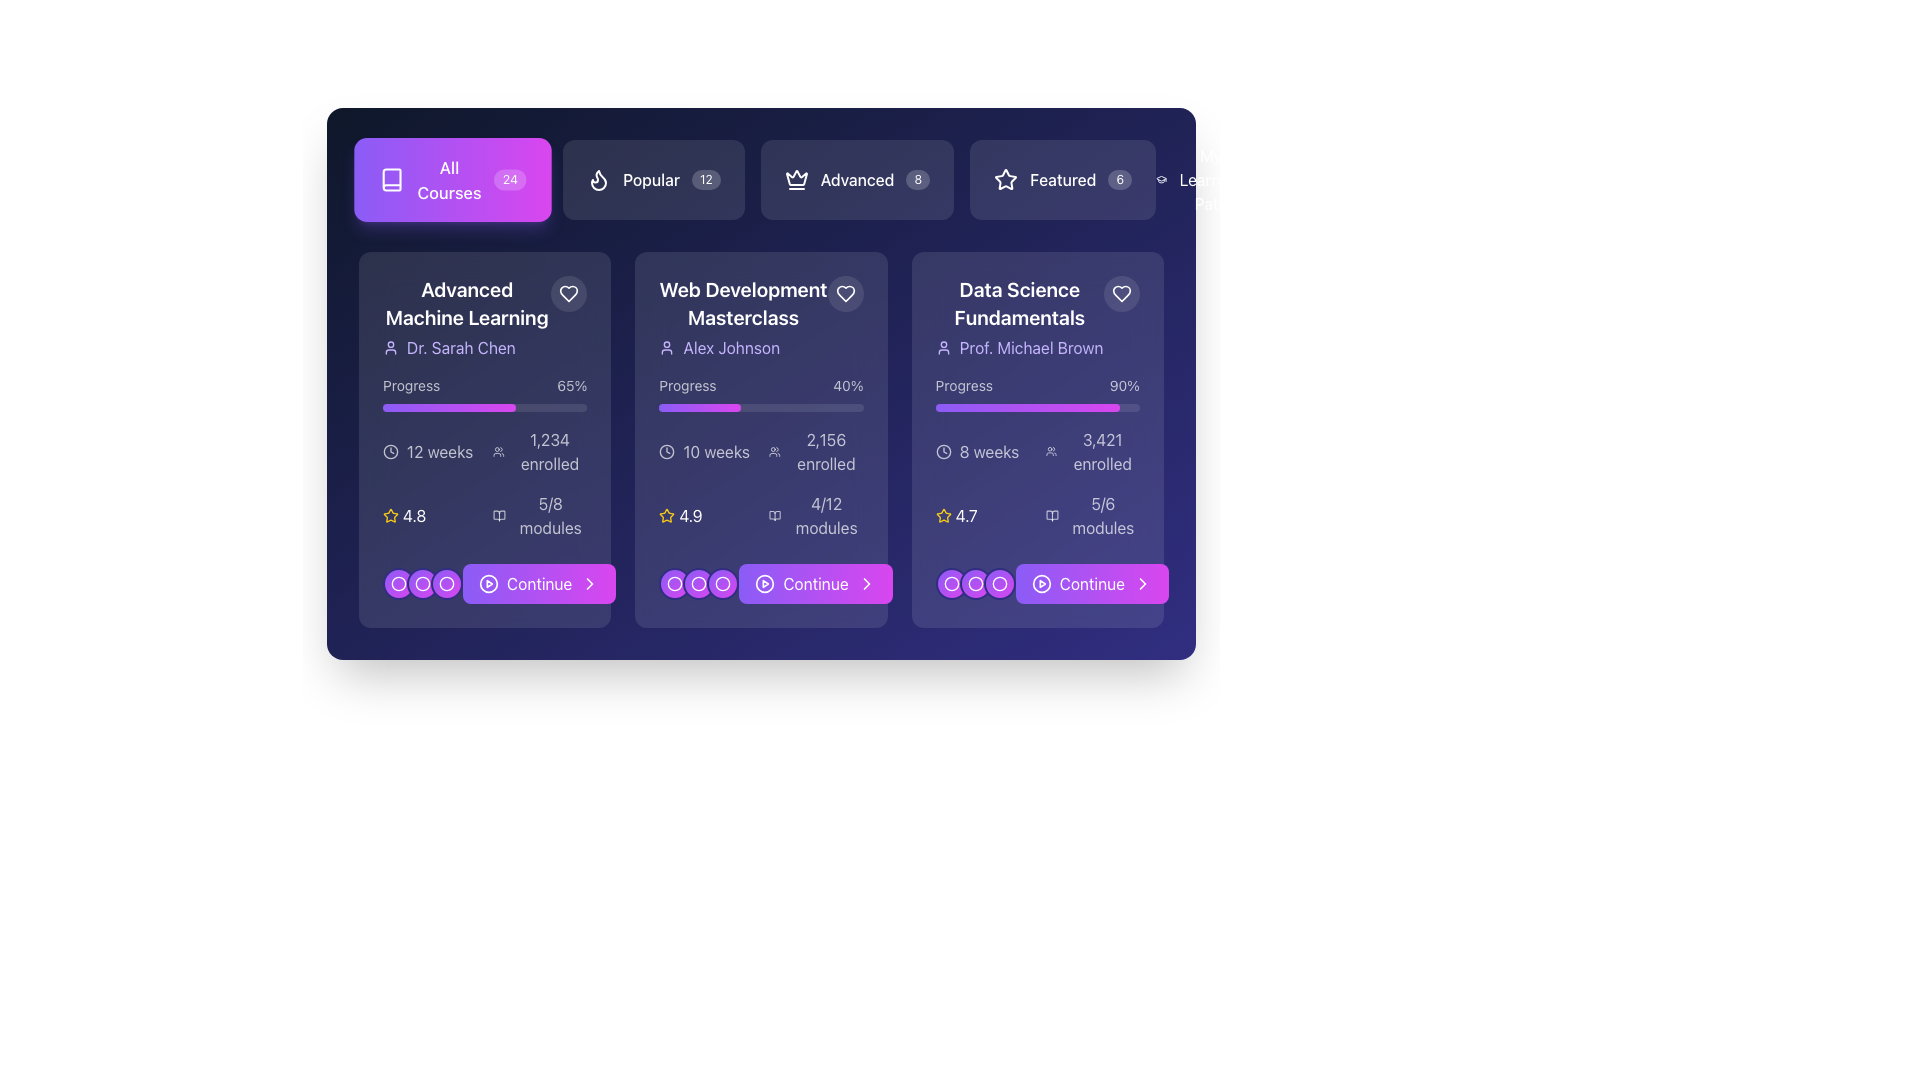 The height and width of the screenshot is (1080, 1920). I want to click on the Progress tracker for the course 'Web Development Masterclass', which visually represents the completion percentage and is located below the title and author name, so click(760, 393).